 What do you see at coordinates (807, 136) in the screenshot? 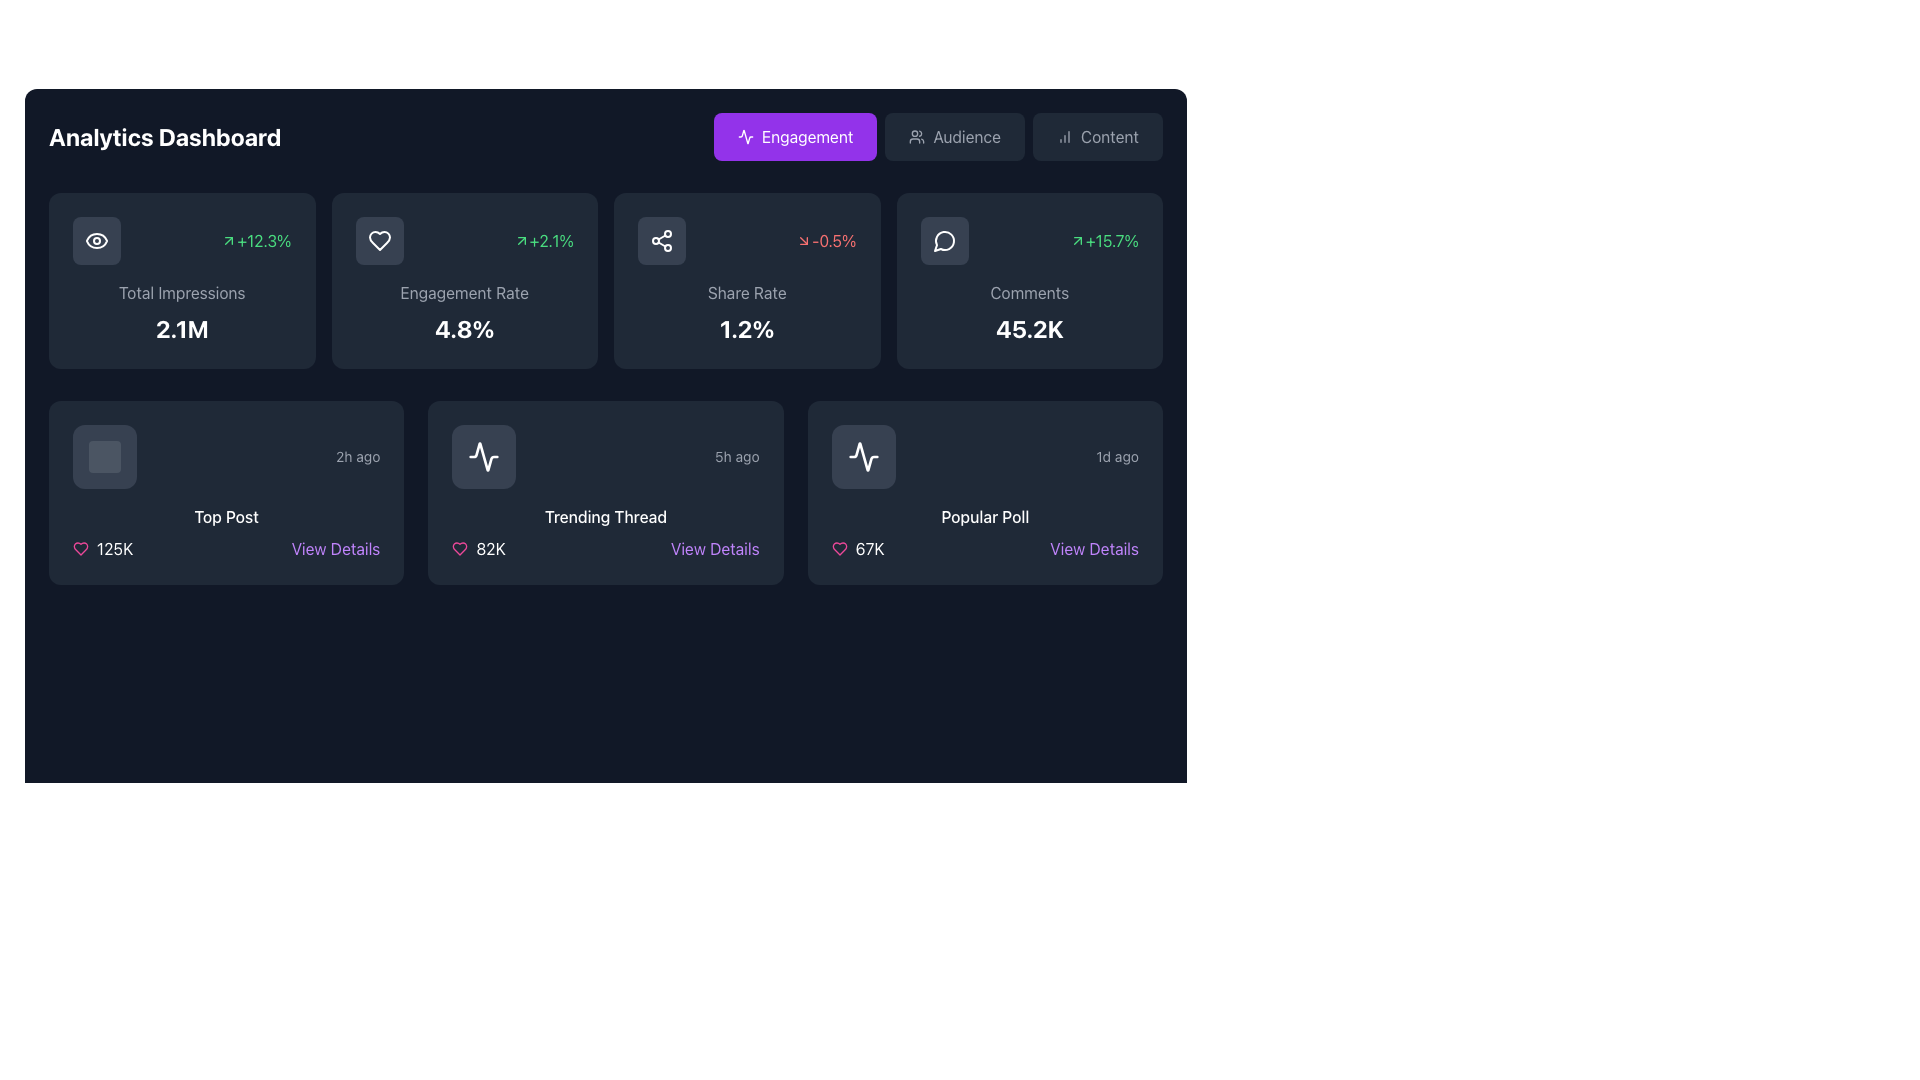
I see `the button labeled 'Engagement' which has a purple background and contains the word 'Engagement' in white bold sans-serif font` at bounding box center [807, 136].